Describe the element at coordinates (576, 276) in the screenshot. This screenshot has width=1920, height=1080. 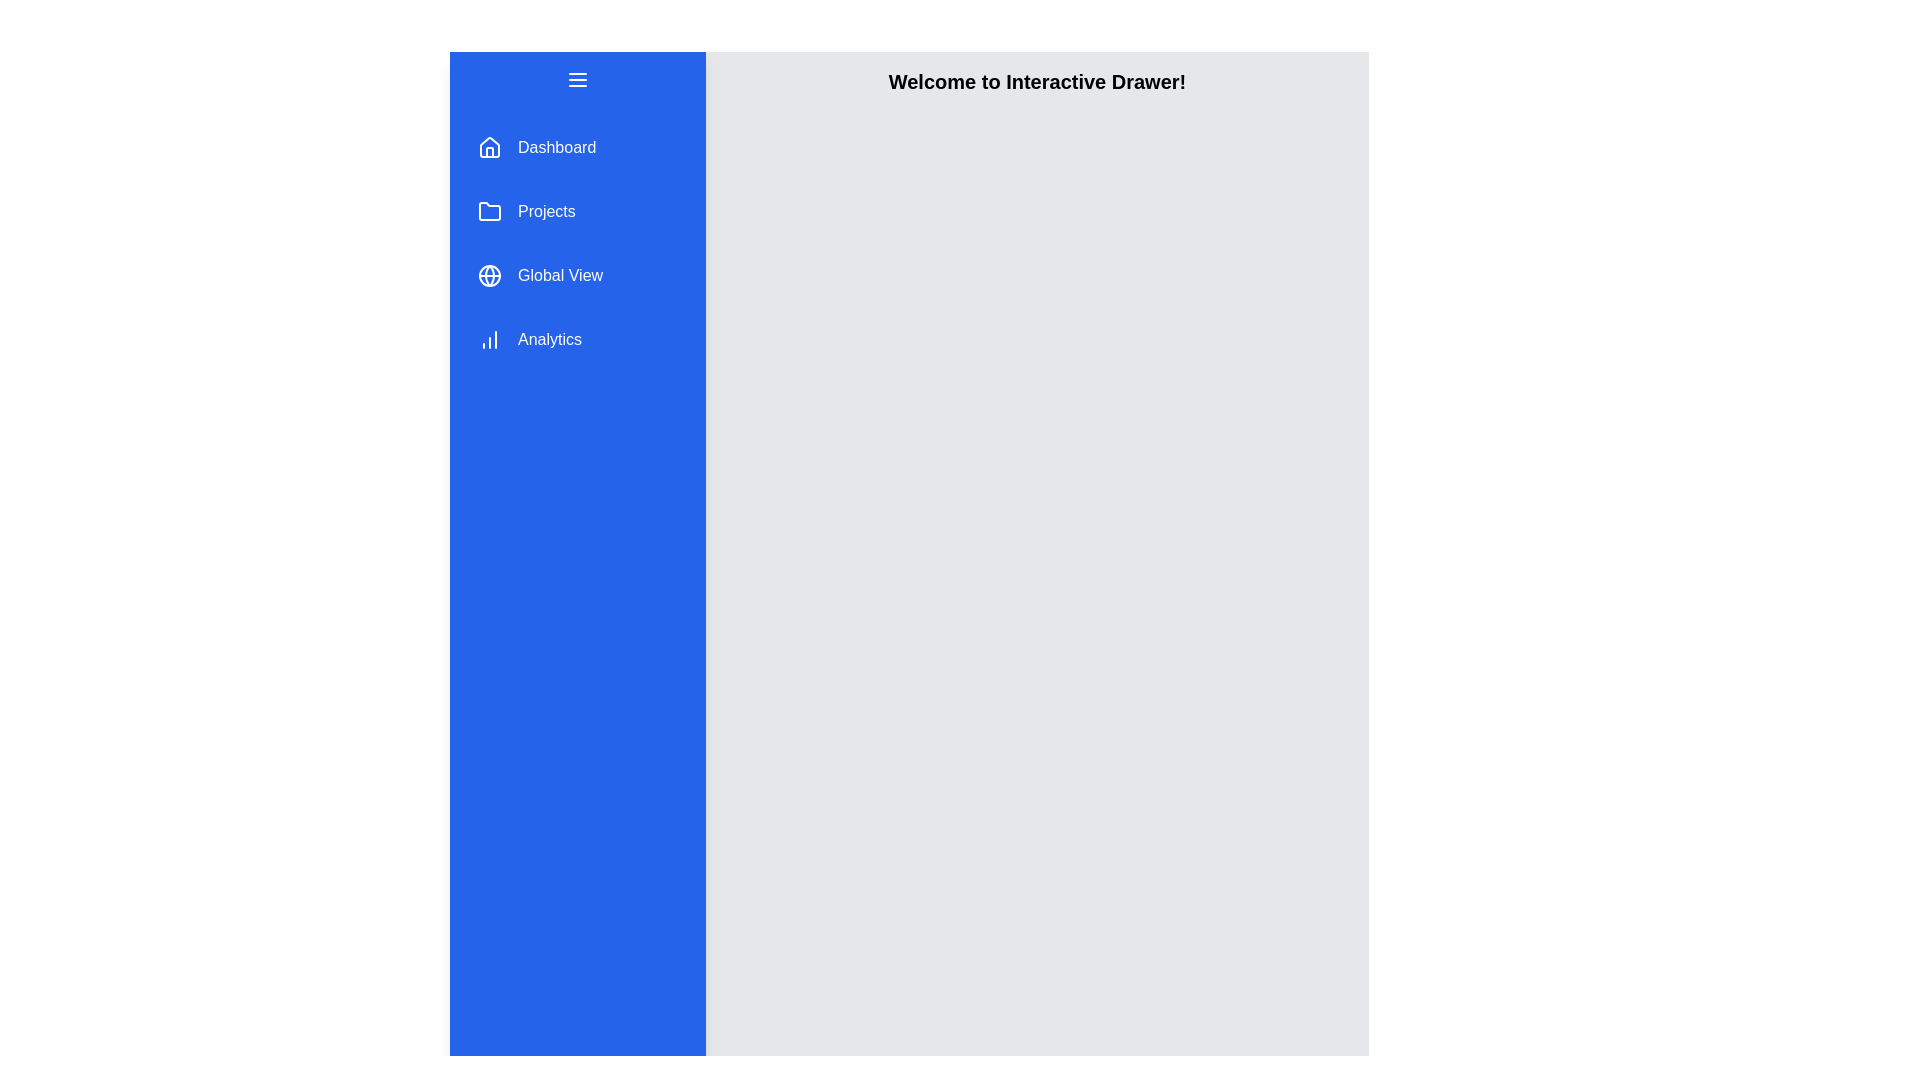
I see `the menu item Global View to observe its hover effect` at that location.